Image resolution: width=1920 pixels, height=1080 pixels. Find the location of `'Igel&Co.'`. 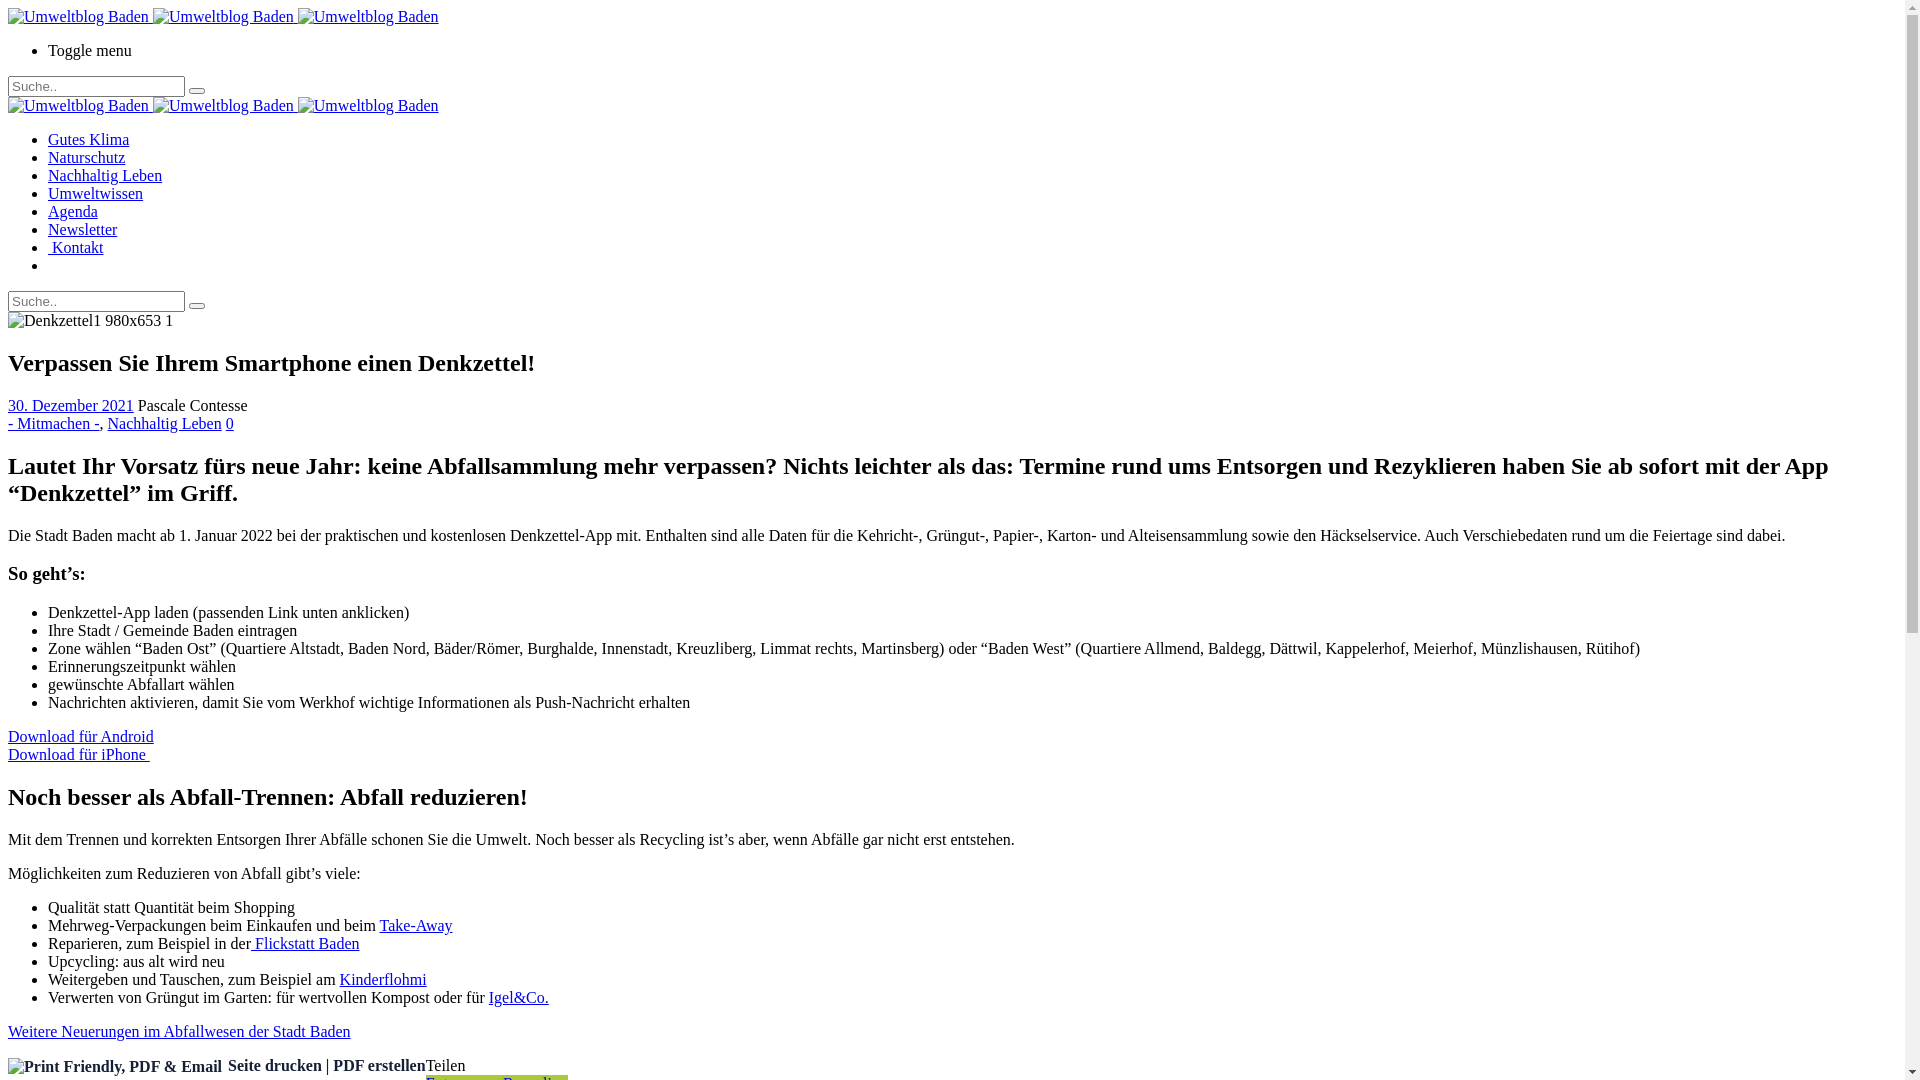

'Igel&Co.' is located at coordinates (489, 997).